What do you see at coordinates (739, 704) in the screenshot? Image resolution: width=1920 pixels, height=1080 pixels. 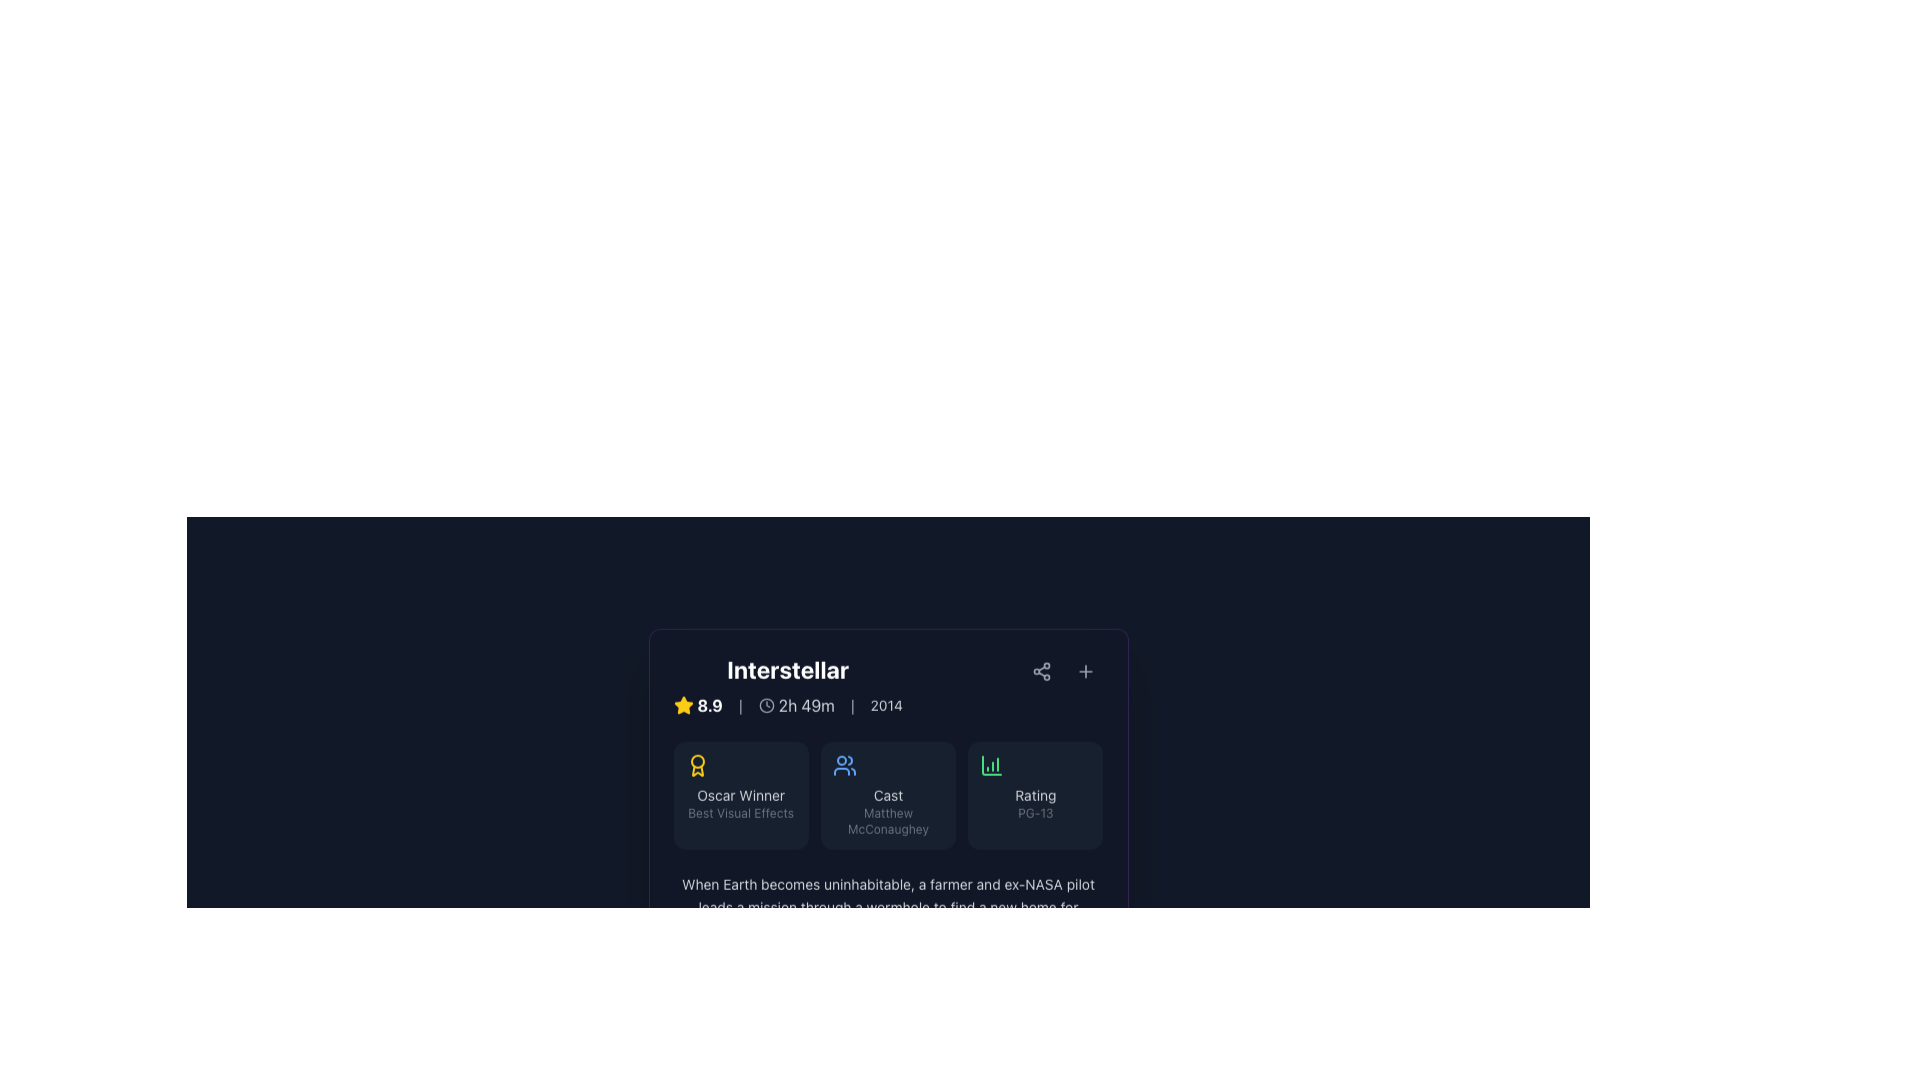 I see `the thin vertical gray separator line that separates the movie rating from the duration information` at bounding box center [739, 704].